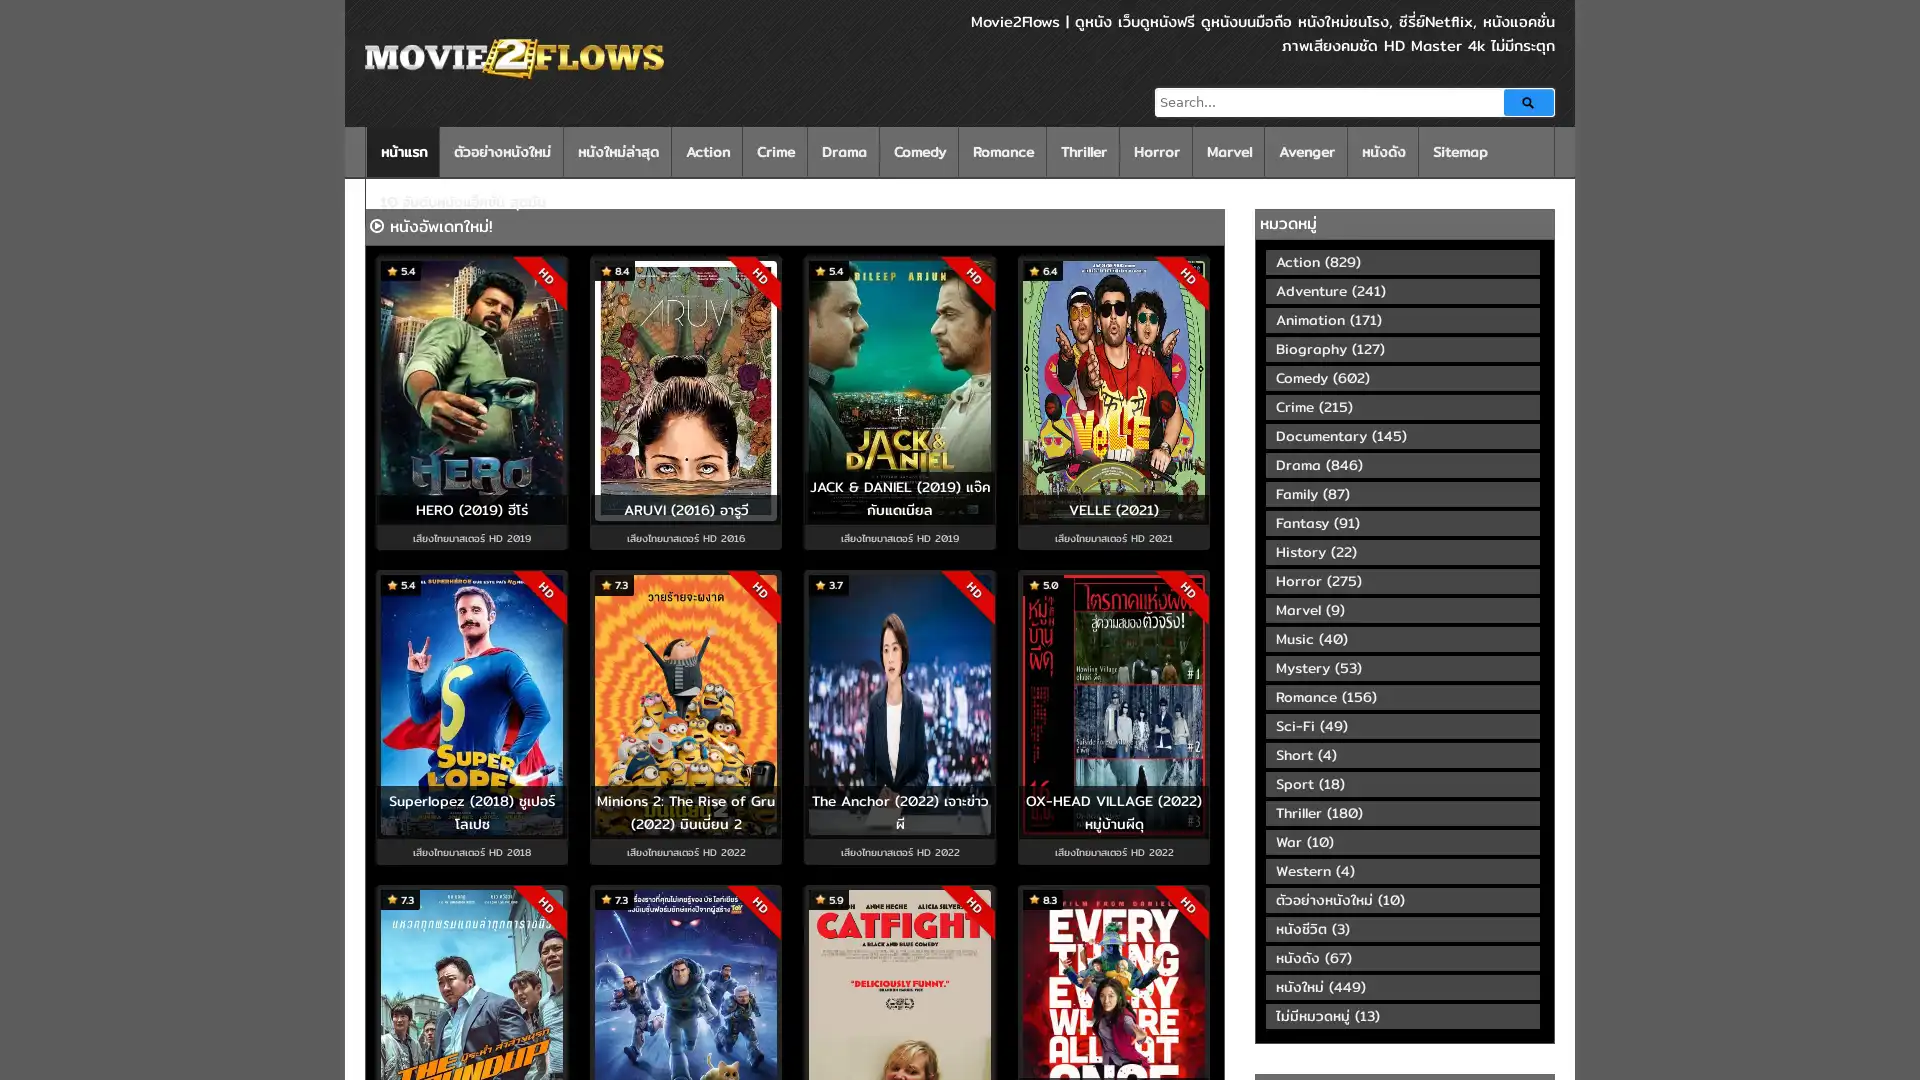 Image resolution: width=1920 pixels, height=1080 pixels. I want to click on Search, so click(1528, 102).